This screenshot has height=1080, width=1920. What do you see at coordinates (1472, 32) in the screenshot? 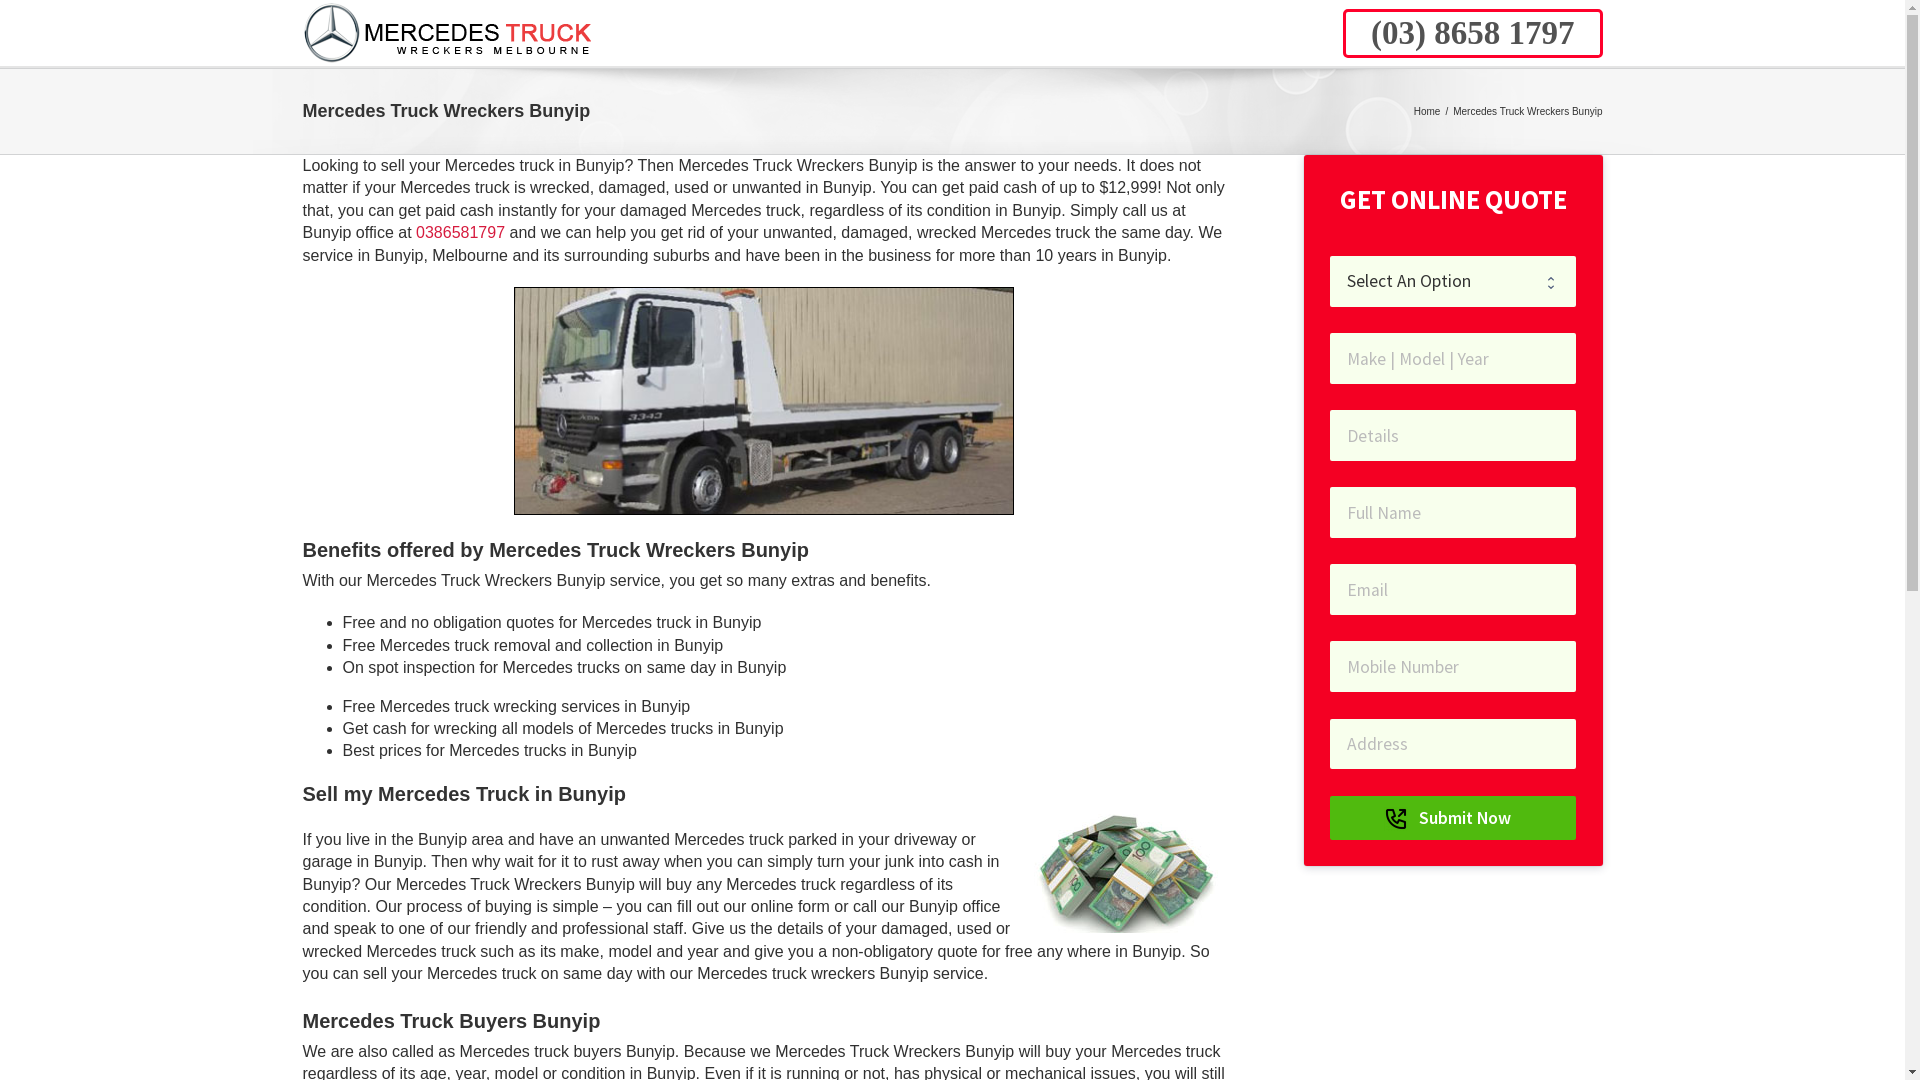
I see `'(03) 8658 1797'` at bounding box center [1472, 32].